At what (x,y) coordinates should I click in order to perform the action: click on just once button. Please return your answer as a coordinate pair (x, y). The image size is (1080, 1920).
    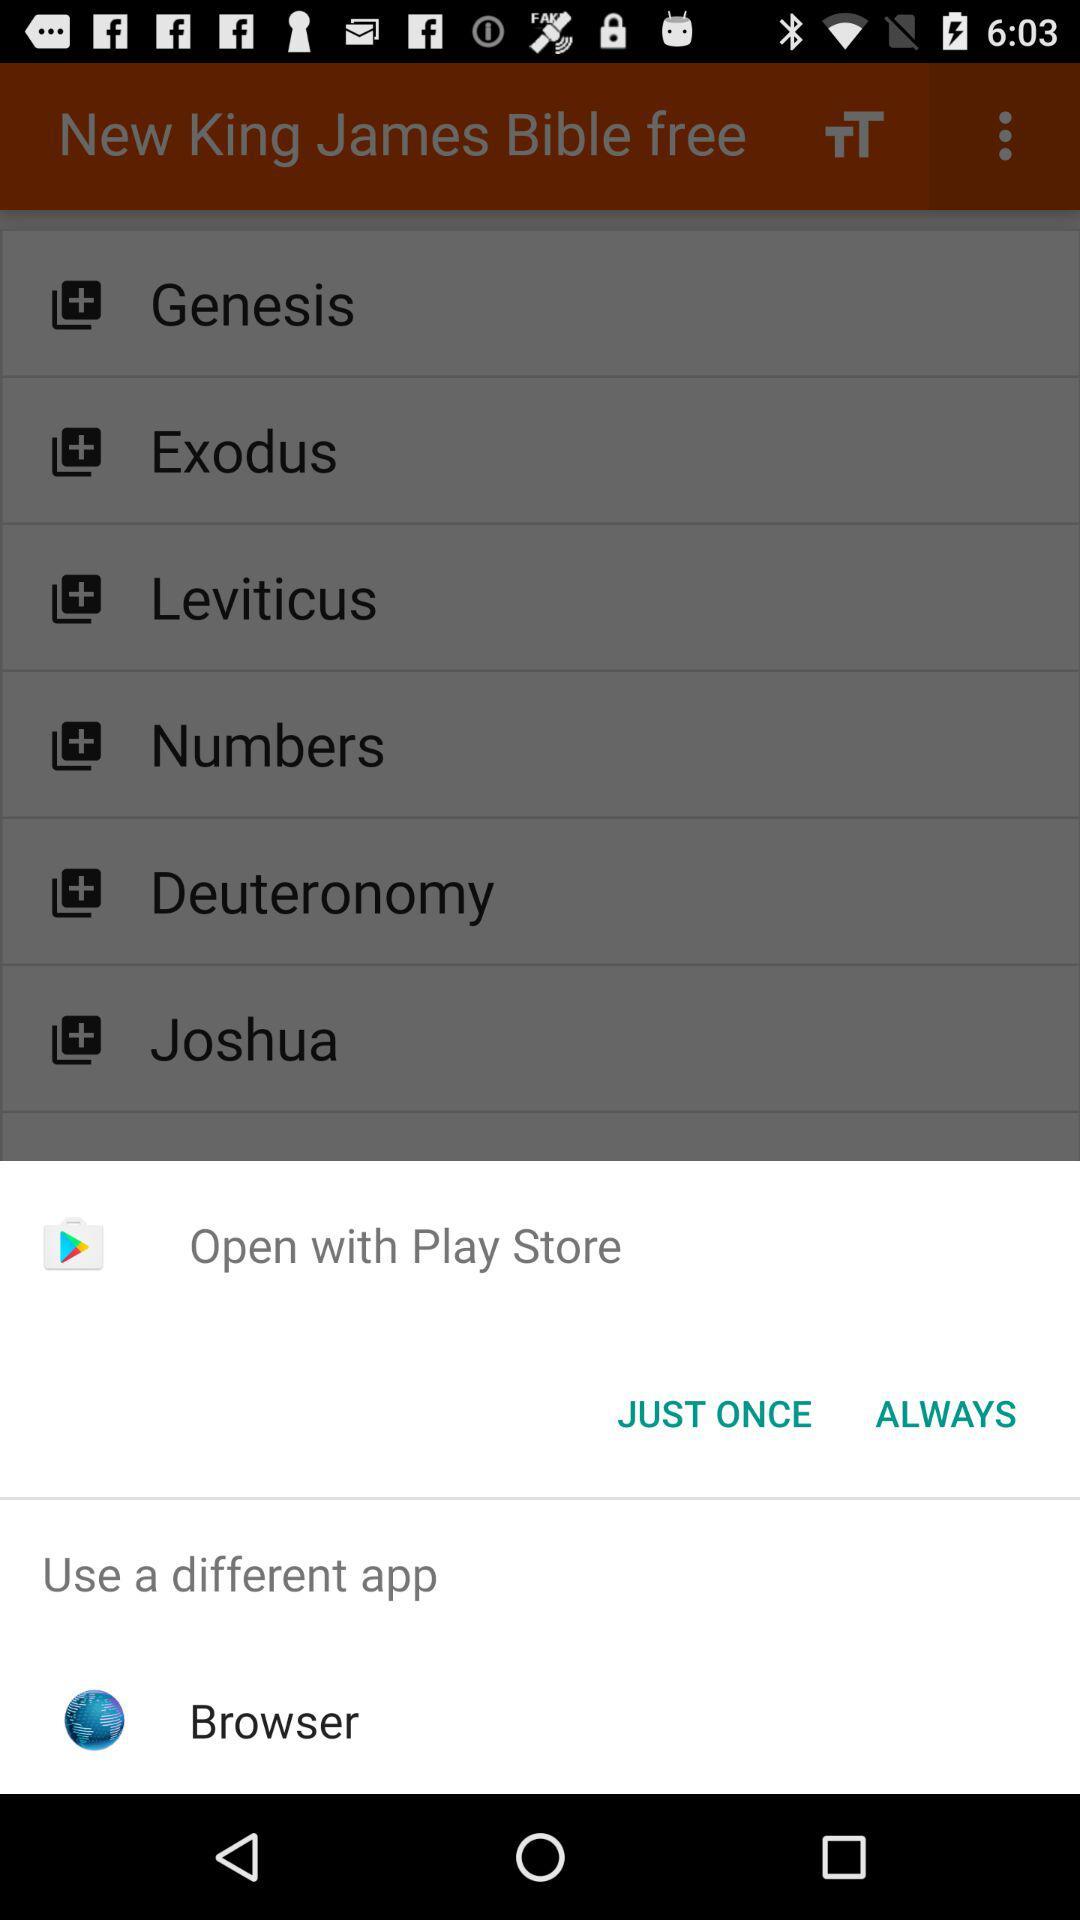
    Looking at the image, I should click on (713, 1411).